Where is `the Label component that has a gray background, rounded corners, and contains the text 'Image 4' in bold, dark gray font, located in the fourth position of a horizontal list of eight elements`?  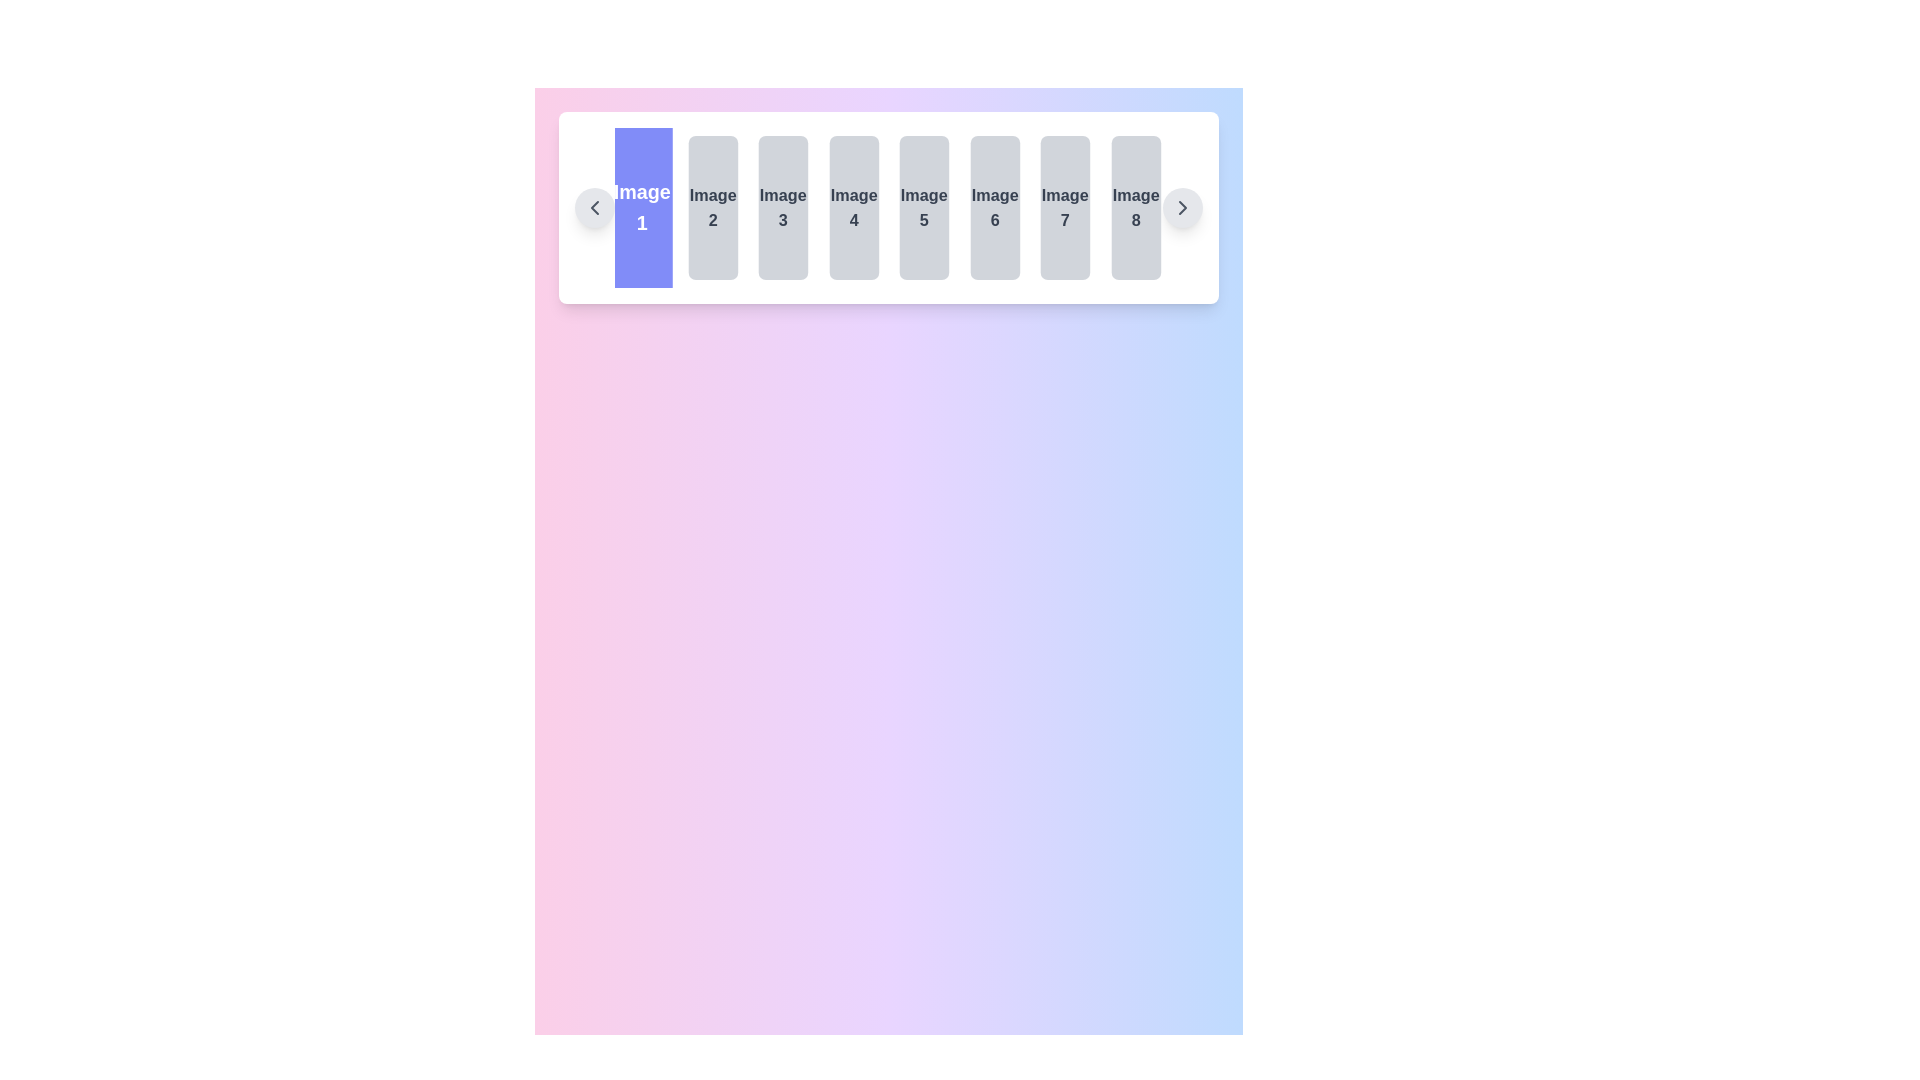 the Label component that has a gray background, rounded corners, and contains the text 'Image 4' in bold, dark gray font, located in the fourth position of a horizontal list of eight elements is located at coordinates (853, 208).